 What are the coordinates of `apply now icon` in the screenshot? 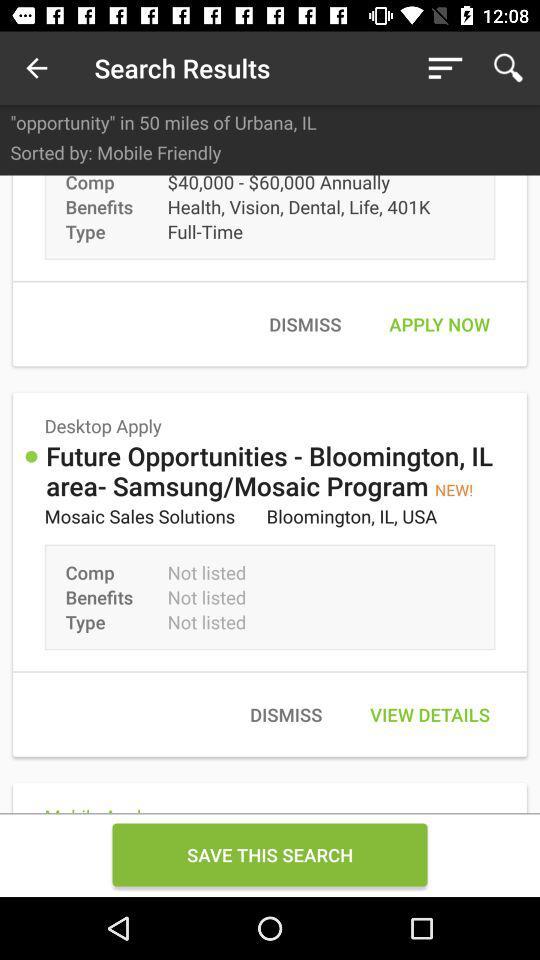 It's located at (438, 324).